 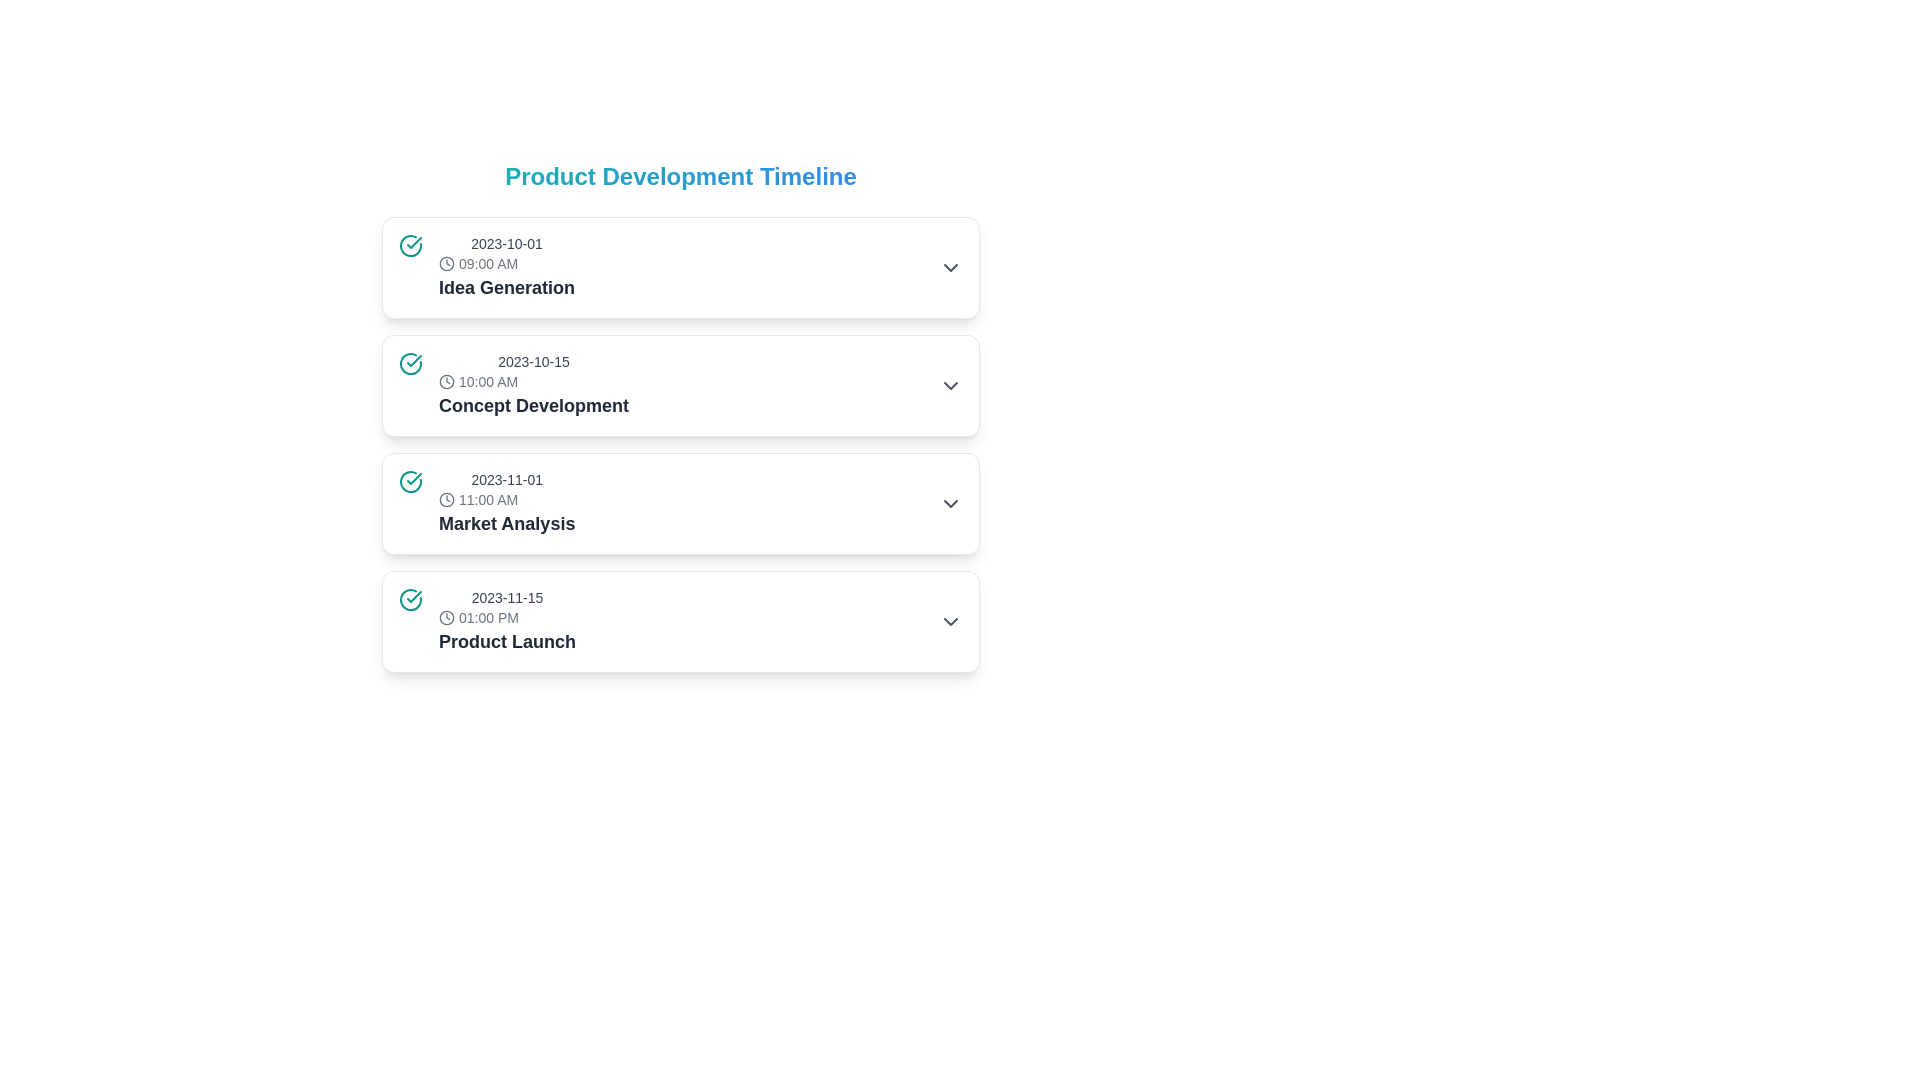 I want to click on the 'Idea Generation' text label, which is a bold, large, dark gray header located below the time and date in the first task section of the timeline interface, so click(x=507, y=288).